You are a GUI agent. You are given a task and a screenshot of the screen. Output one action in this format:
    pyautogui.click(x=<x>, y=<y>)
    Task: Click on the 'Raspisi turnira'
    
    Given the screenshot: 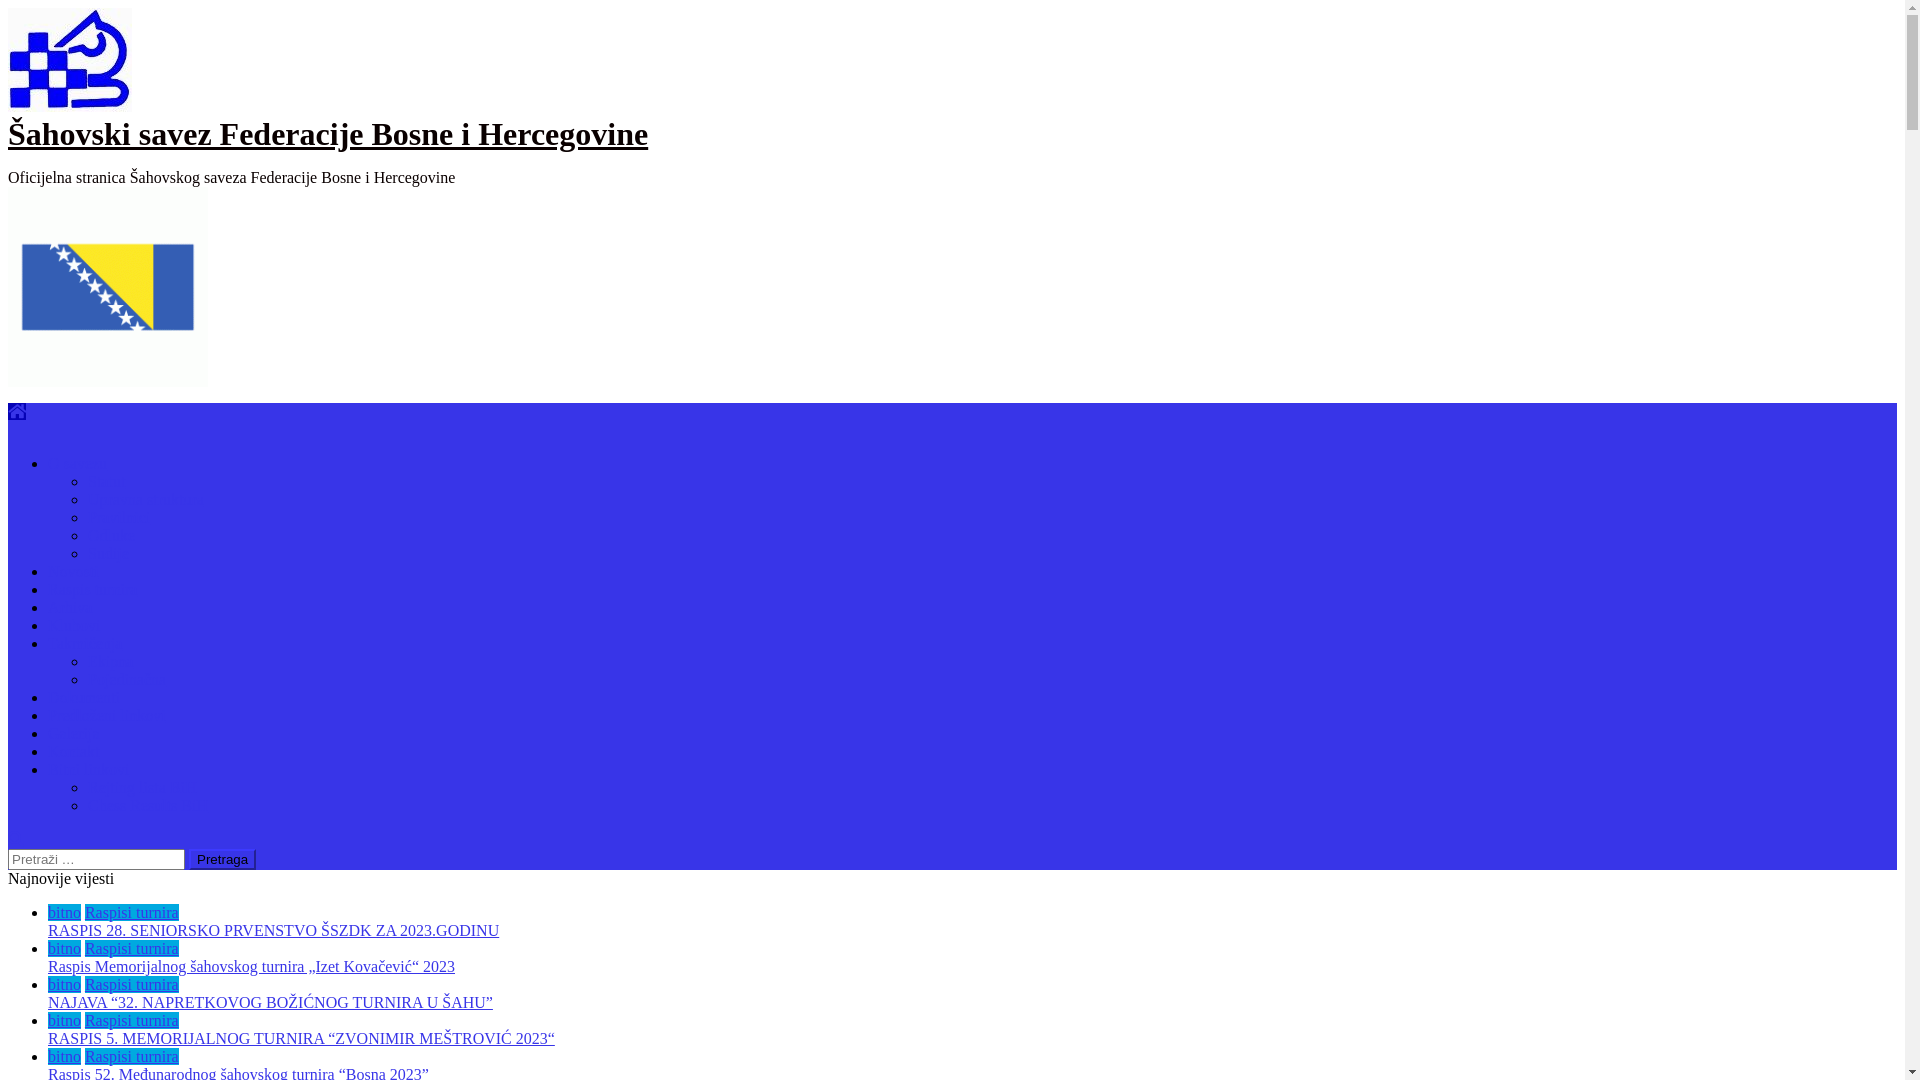 What is the action you would take?
    pyautogui.click(x=84, y=983)
    